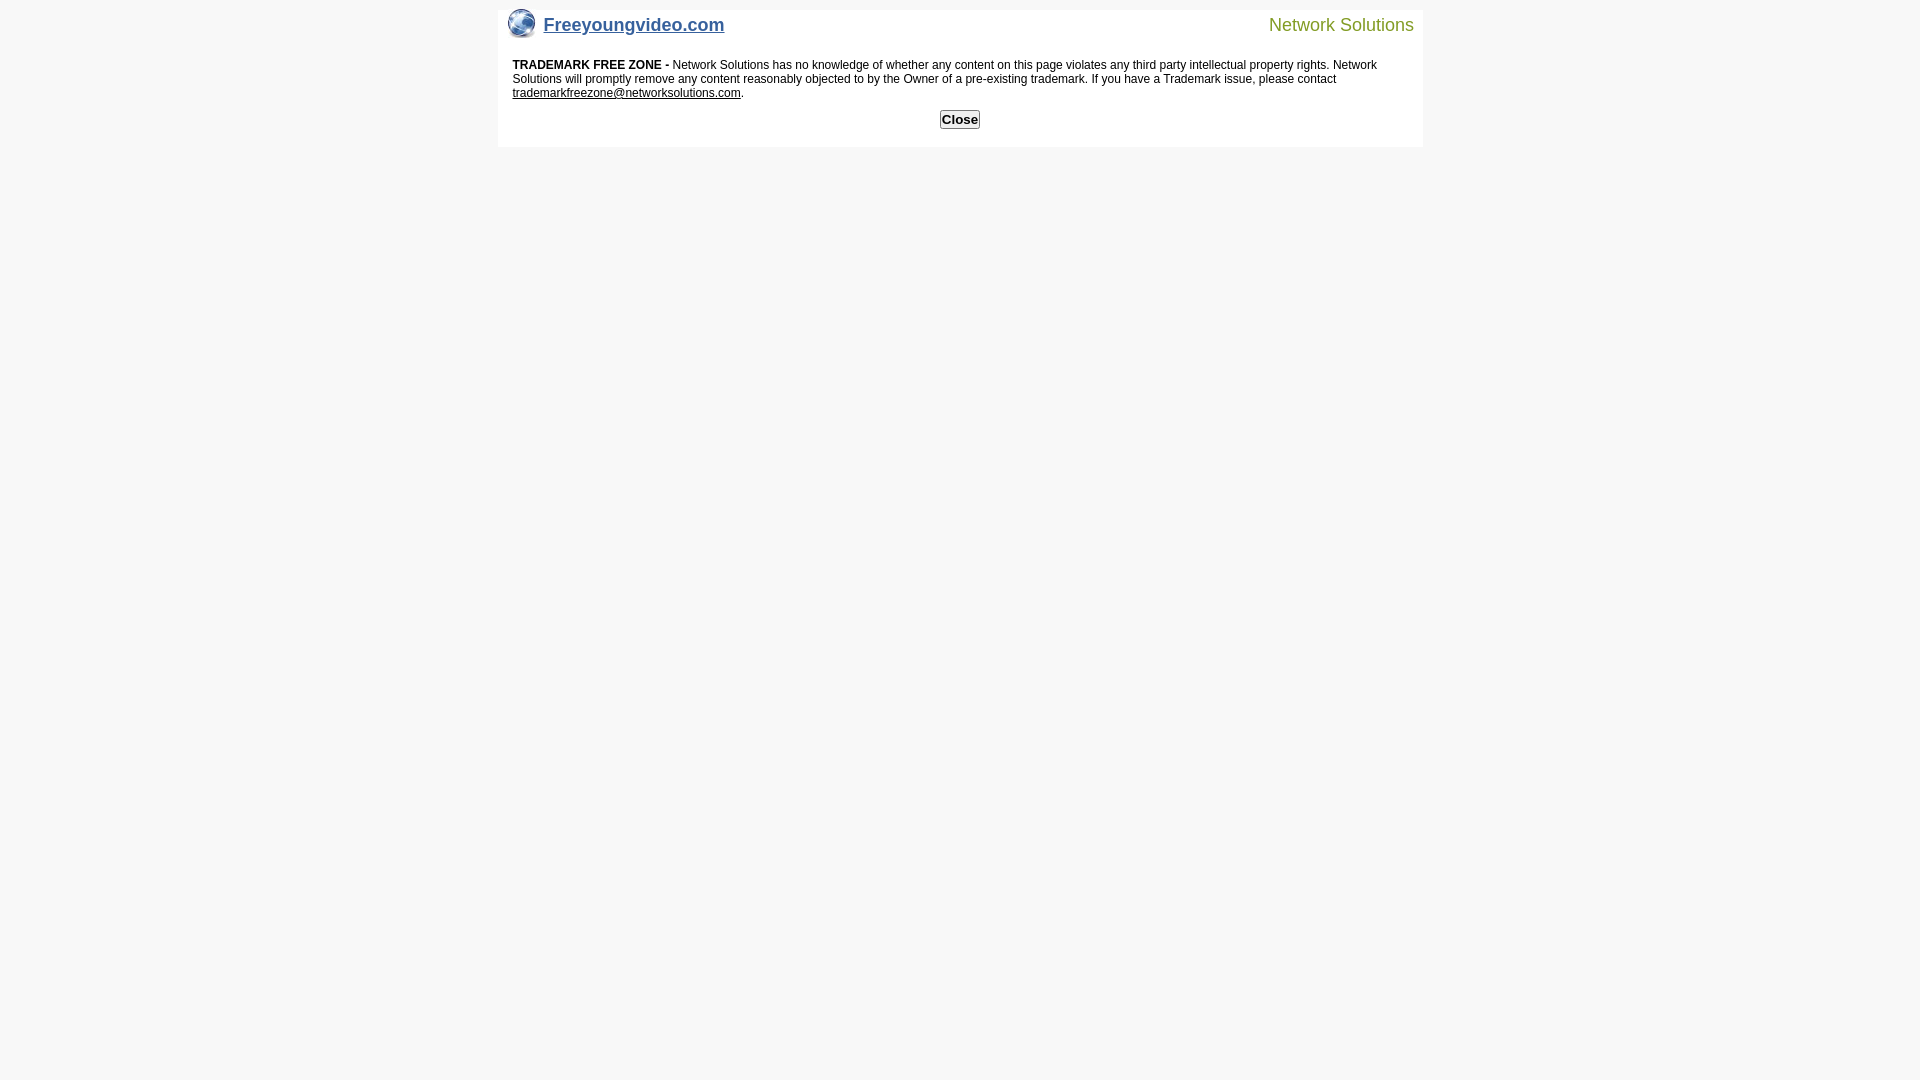  I want to click on 'trademarkfreezone@networksolutions.com', so click(624, 92).